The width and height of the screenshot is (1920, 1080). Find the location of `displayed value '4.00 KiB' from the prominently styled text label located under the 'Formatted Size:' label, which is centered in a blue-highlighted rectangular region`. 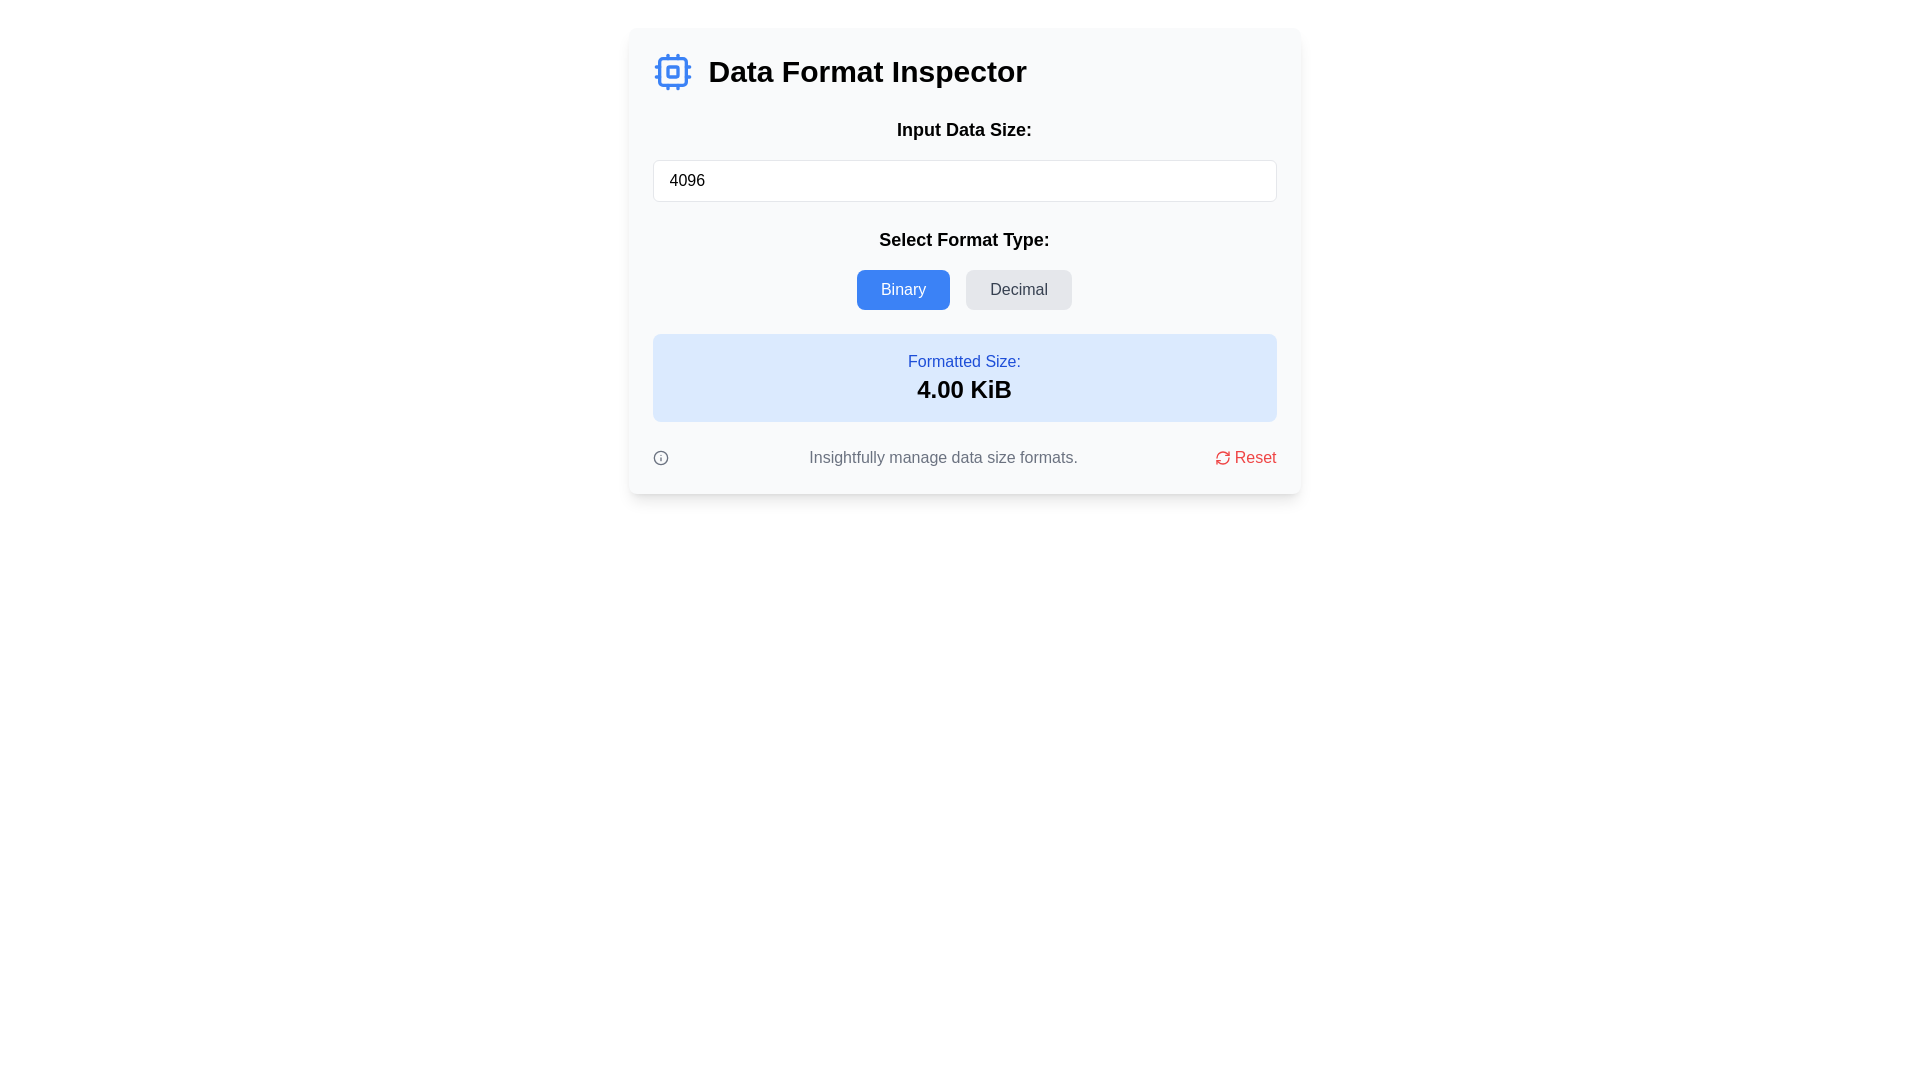

displayed value '4.00 KiB' from the prominently styled text label located under the 'Formatted Size:' label, which is centered in a blue-highlighted rectangular region is located at coordinates (964, 389).